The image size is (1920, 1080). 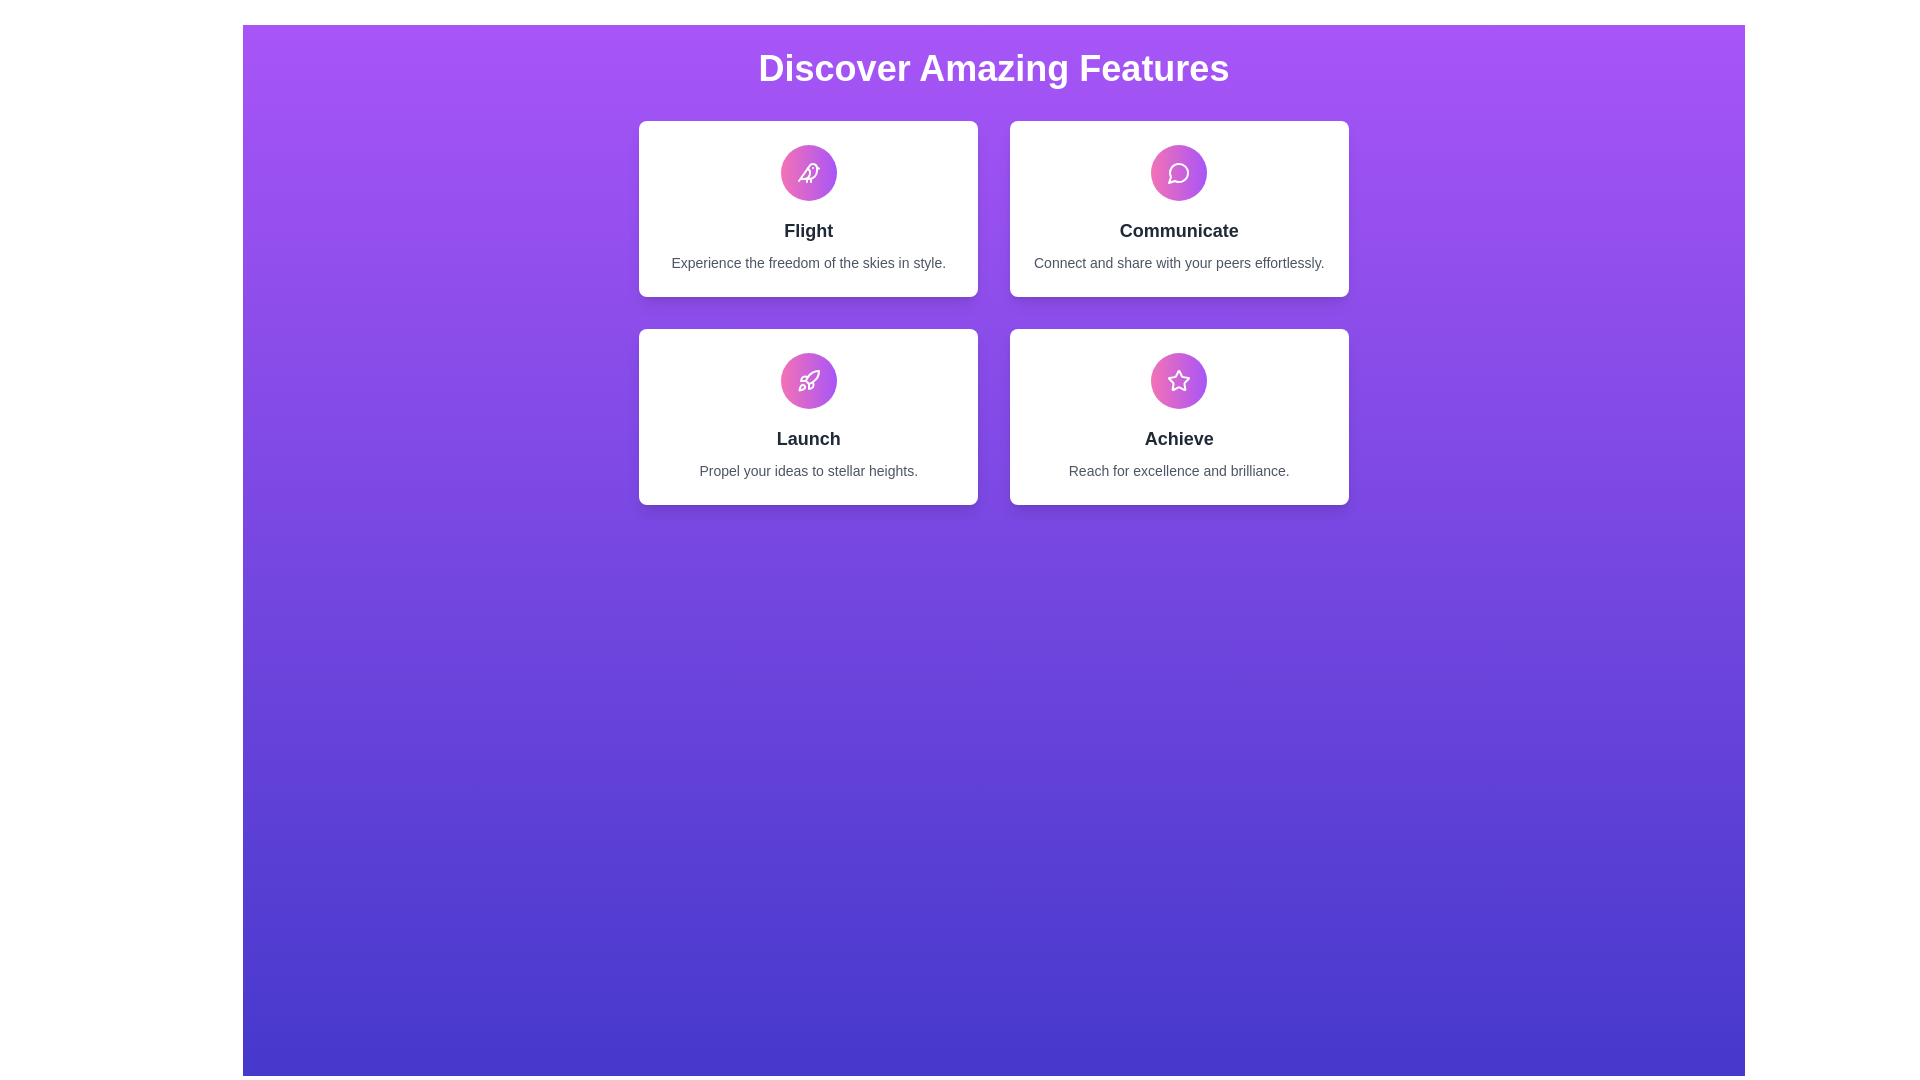 I want to click on the decorative graphic icon representing 'Flight' located in the top-left feature card of the grid layout, so click(x=808, y=172).